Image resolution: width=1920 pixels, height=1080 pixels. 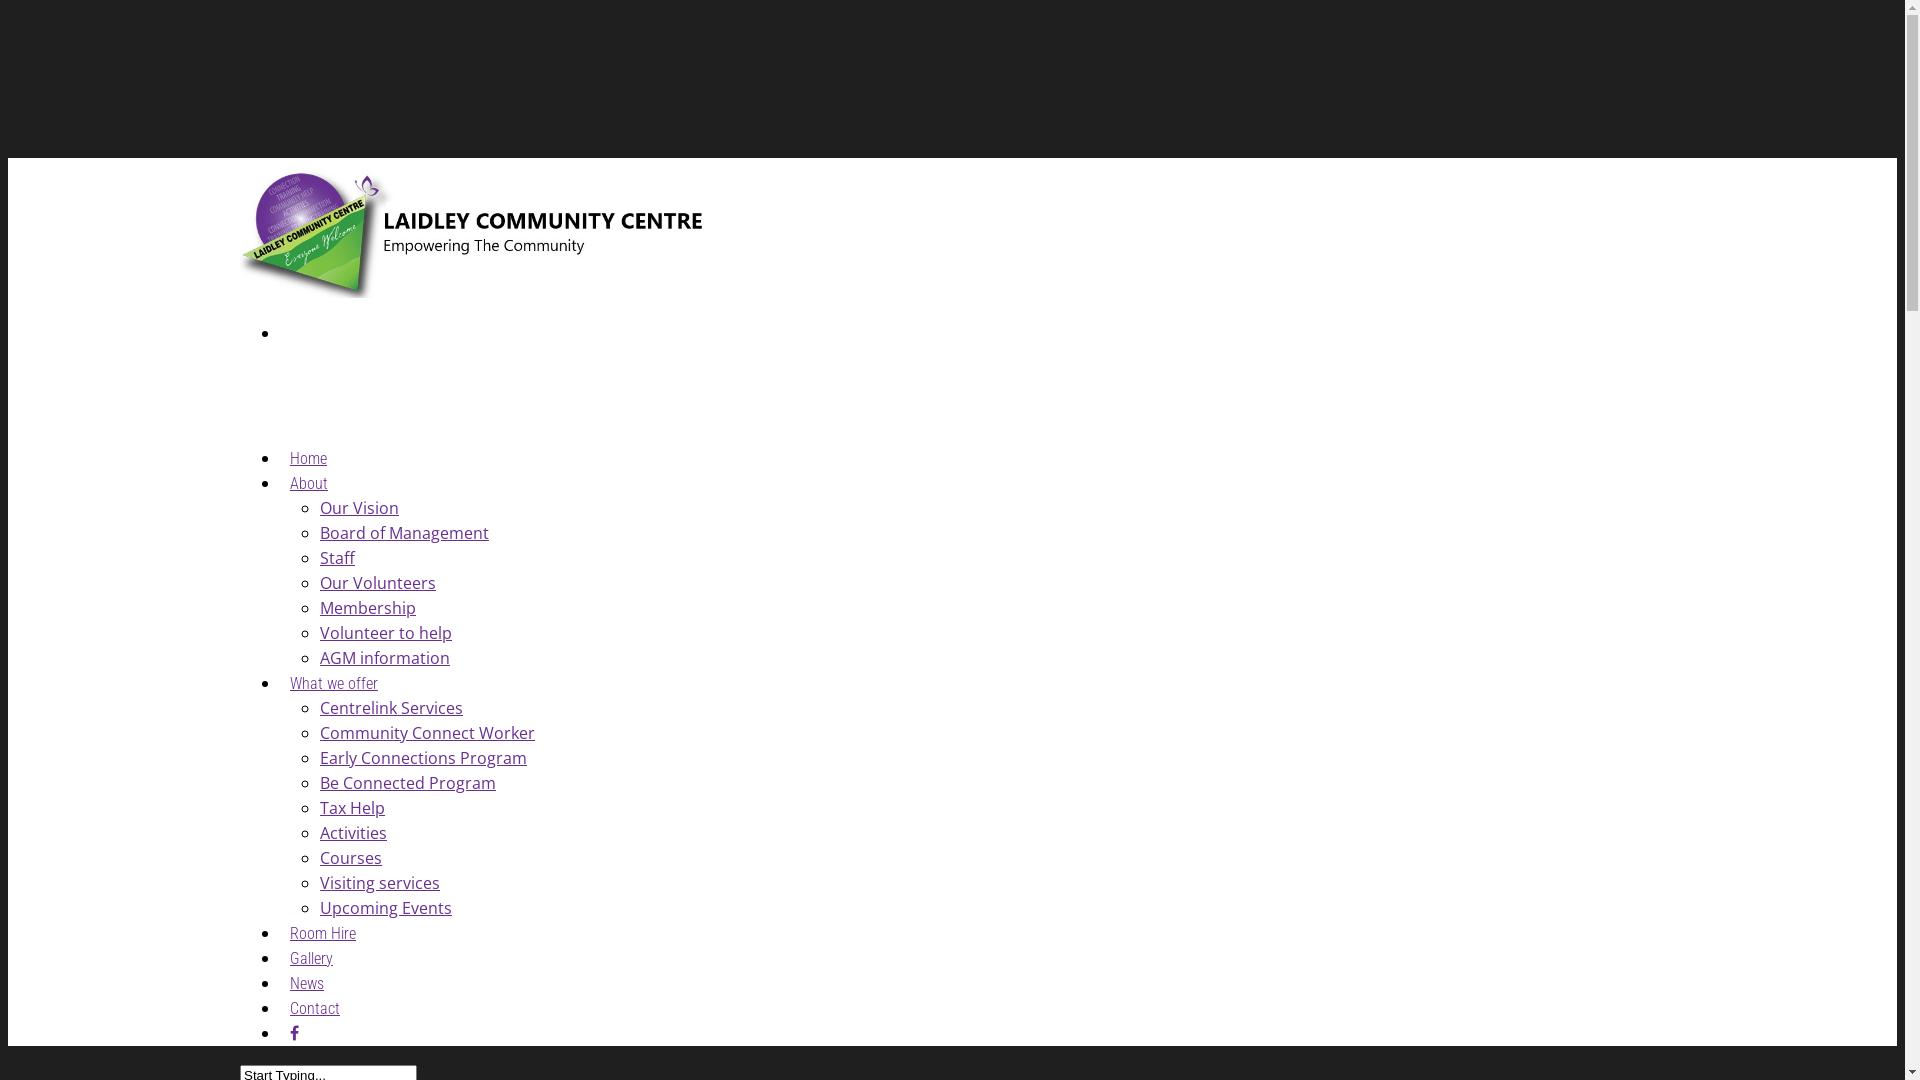 I want to click on 'Upcoming Events', so click(x=385, y=907).